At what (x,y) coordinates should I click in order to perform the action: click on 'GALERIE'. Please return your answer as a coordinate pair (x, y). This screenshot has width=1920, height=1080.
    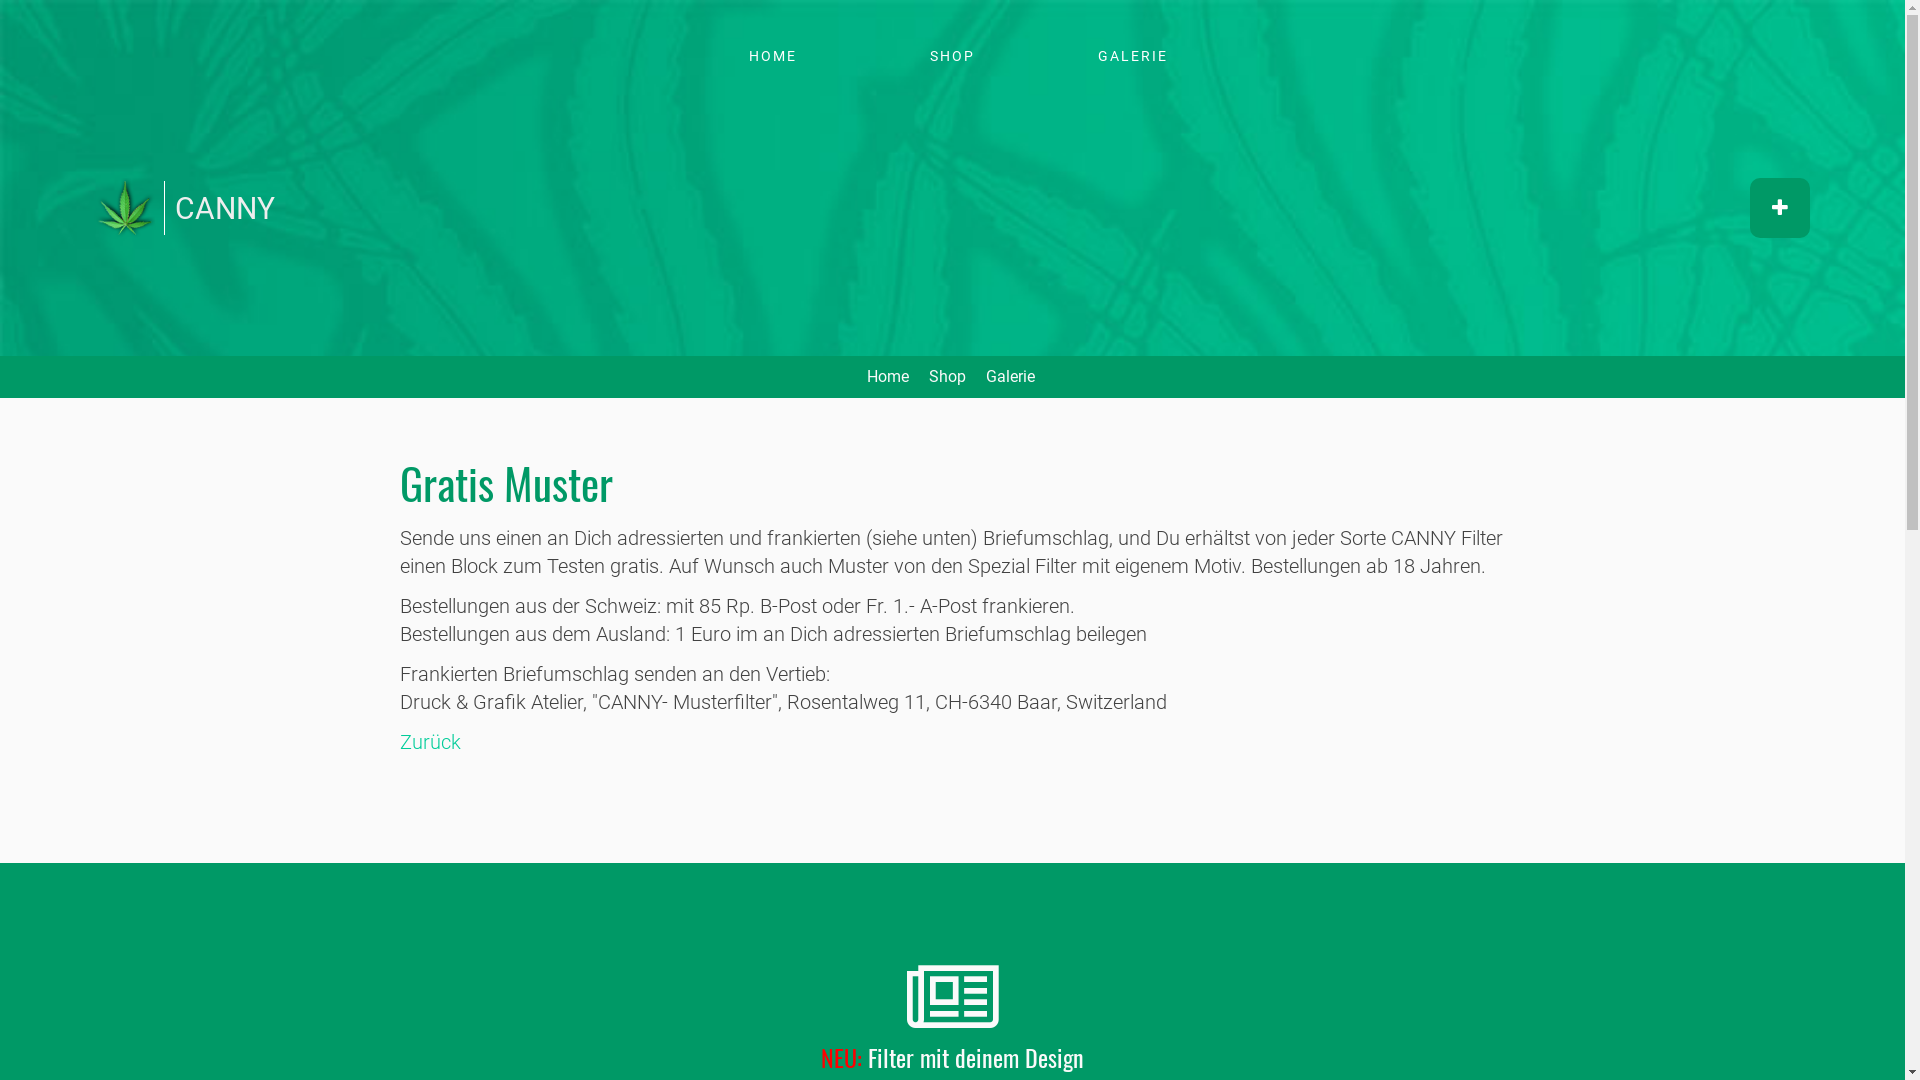
    Looking at the image, I should click on (1050, 55).